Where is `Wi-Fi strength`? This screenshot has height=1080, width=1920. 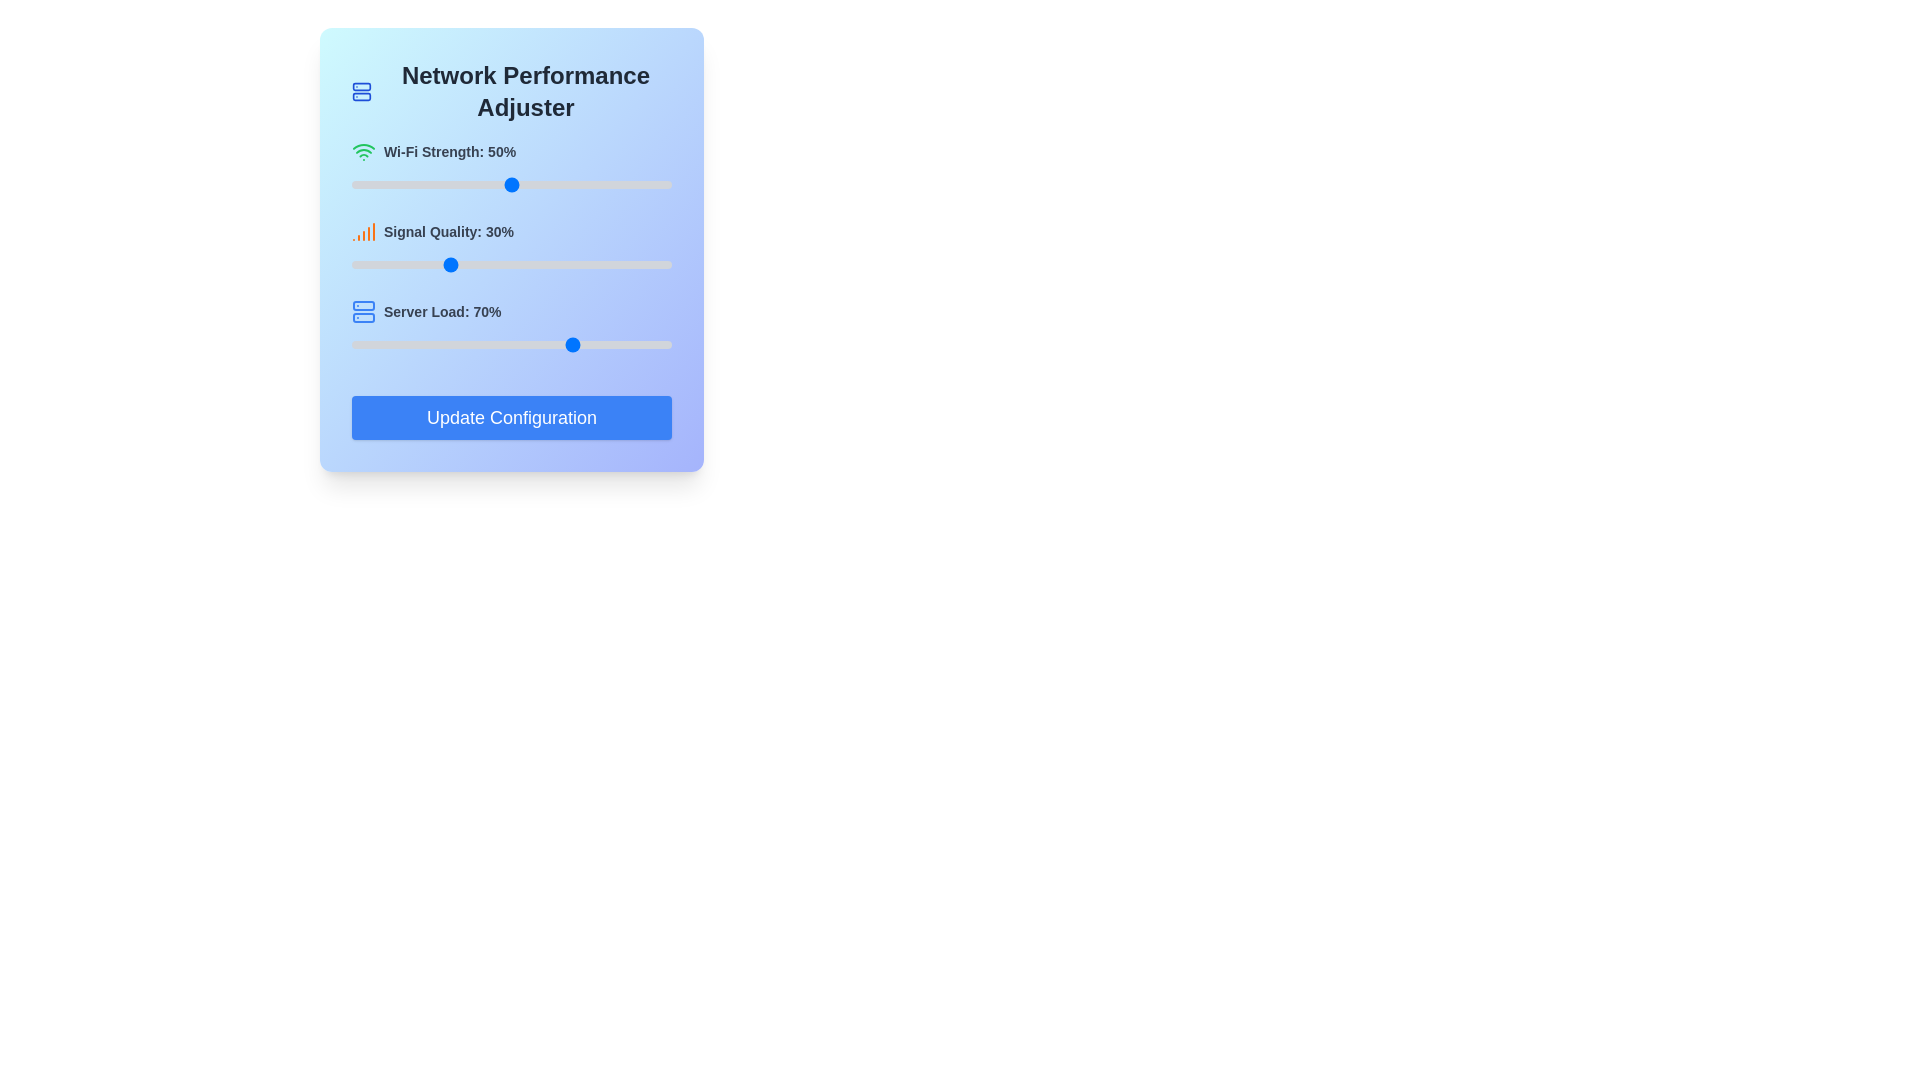
Wi-Fi strength is located at coordinates (437, 185).